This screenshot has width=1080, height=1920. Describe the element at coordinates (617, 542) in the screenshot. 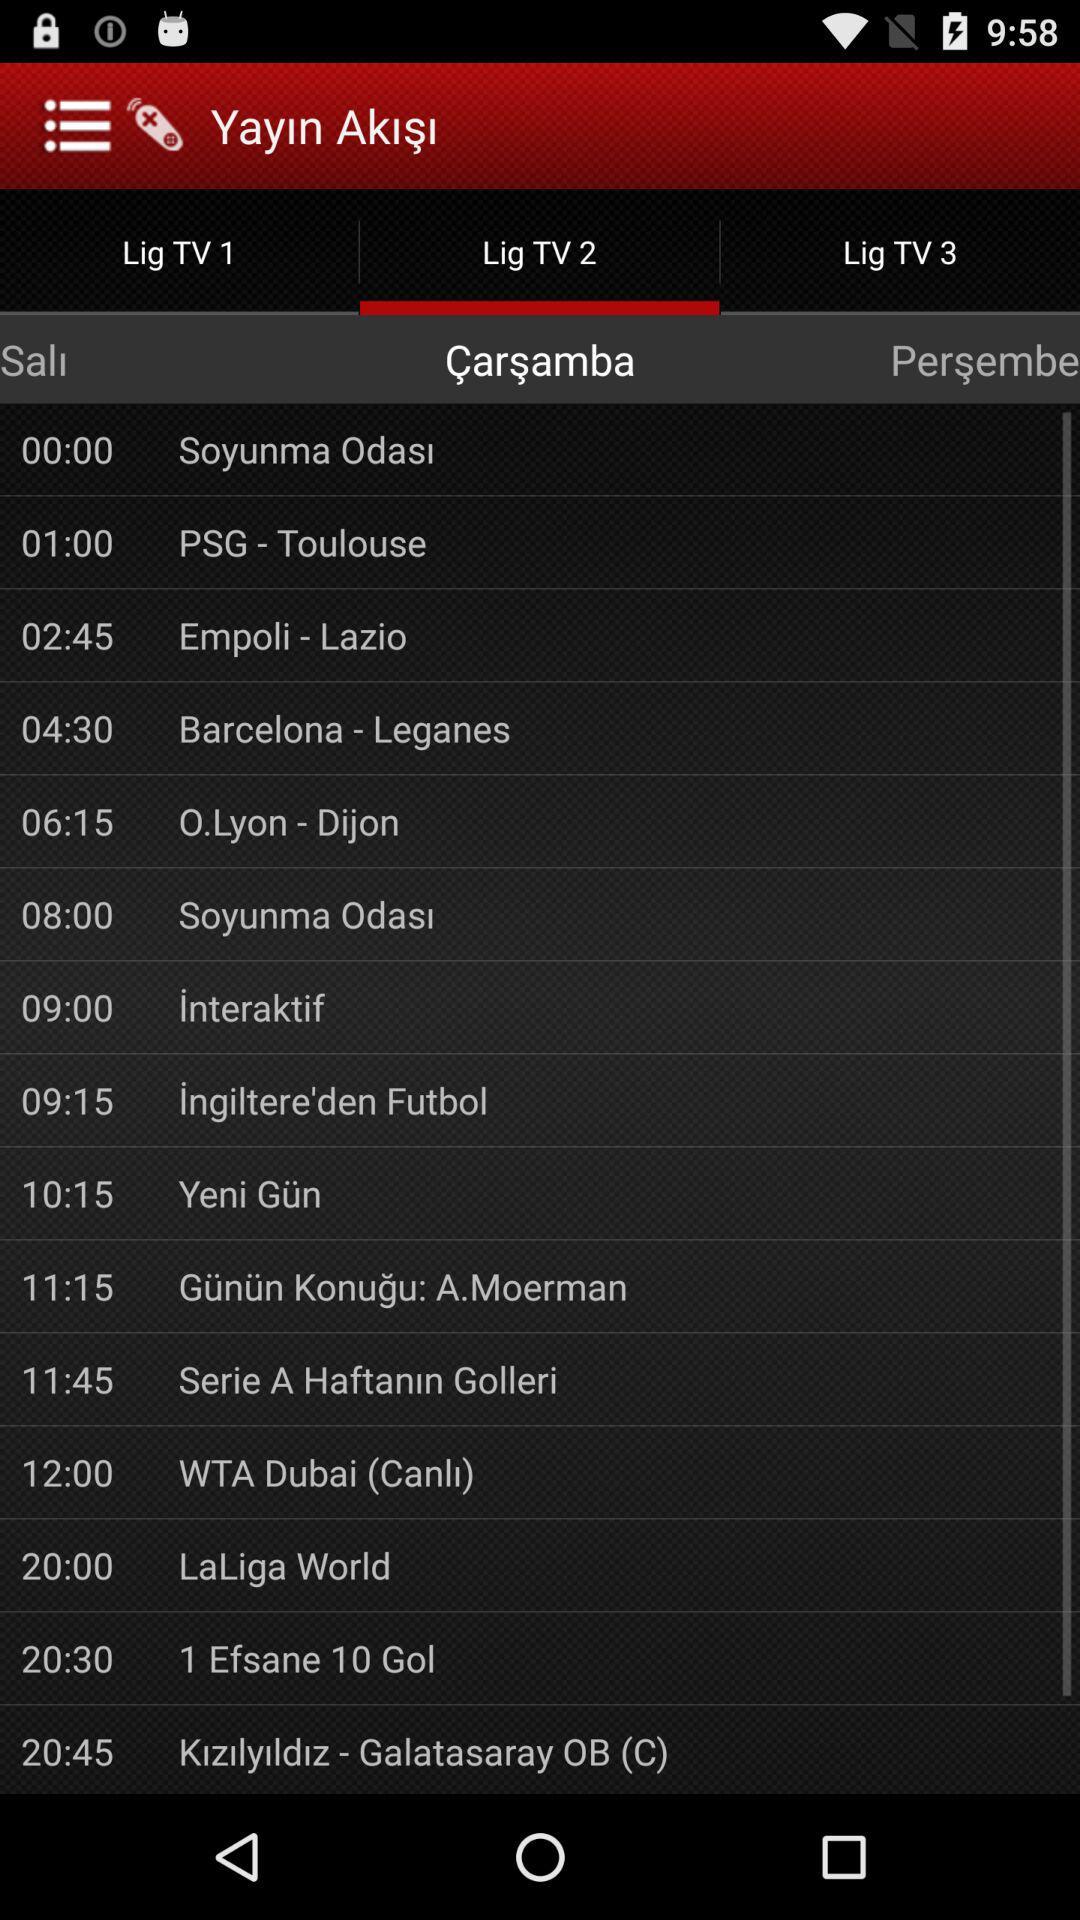

I see `the app next to 01:00 app` at that location.